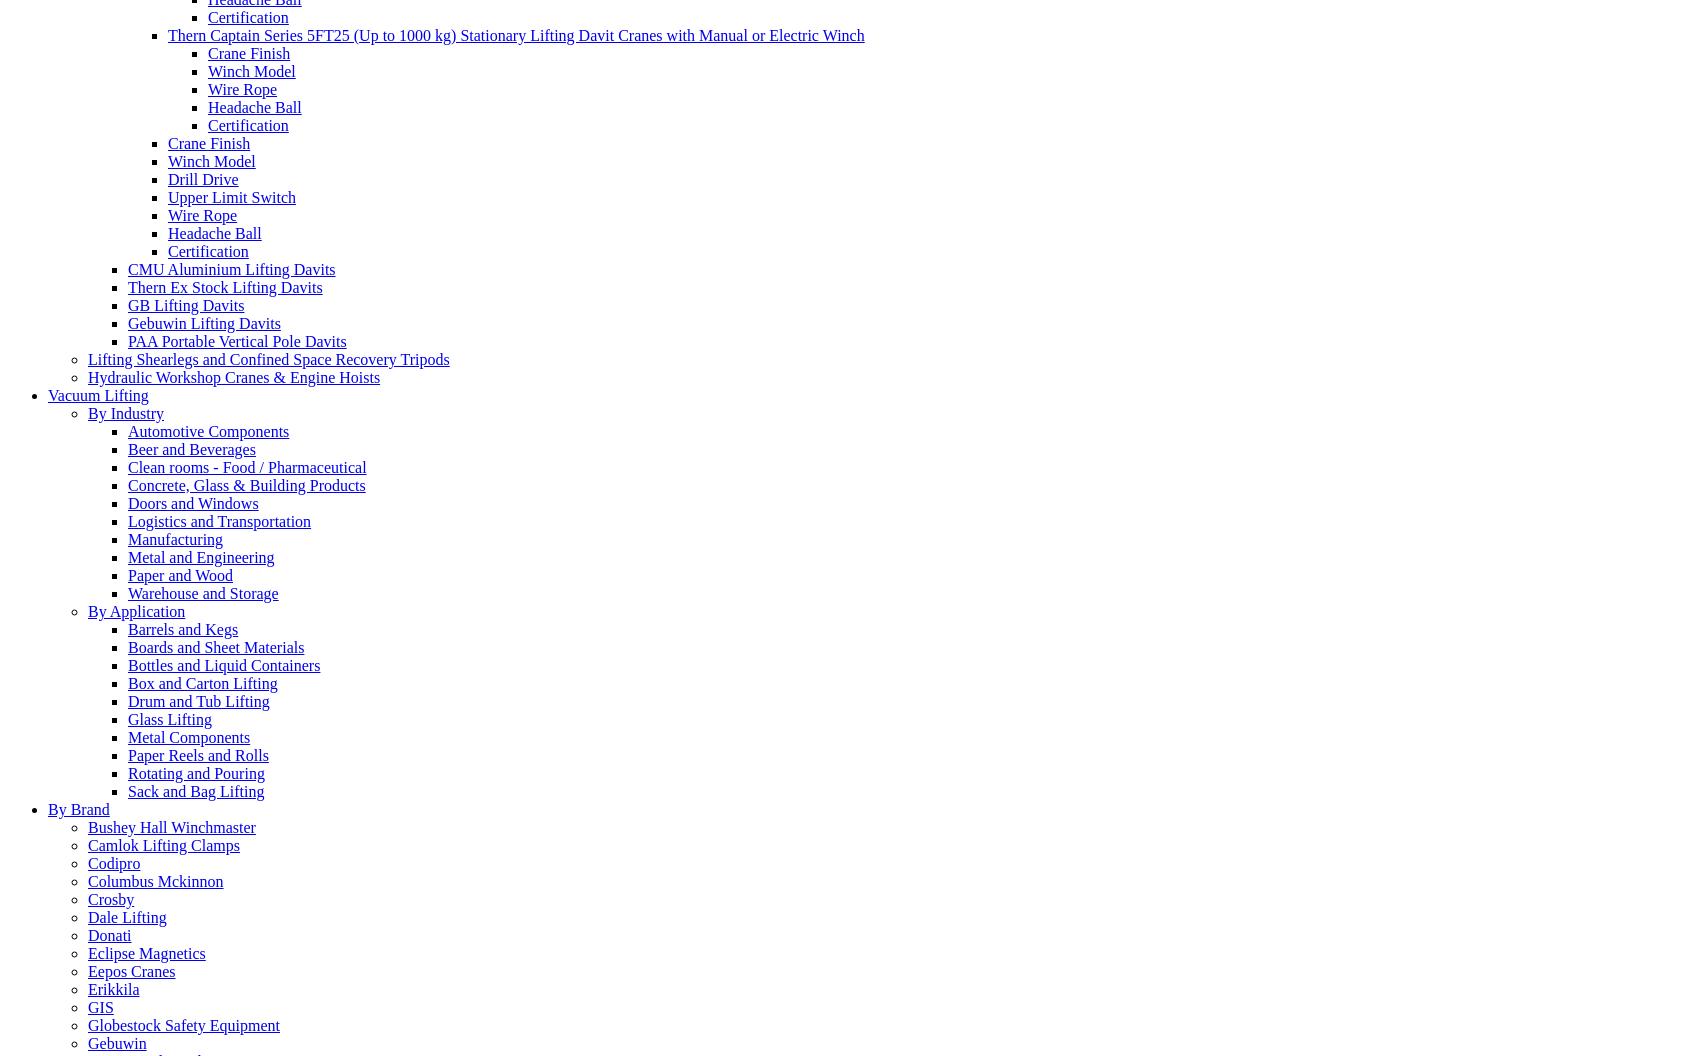  What do you see at coordinates (195, 771) in the screenshot?
I see `'Rotating and Pouring'` at bounding box center [195, 771].